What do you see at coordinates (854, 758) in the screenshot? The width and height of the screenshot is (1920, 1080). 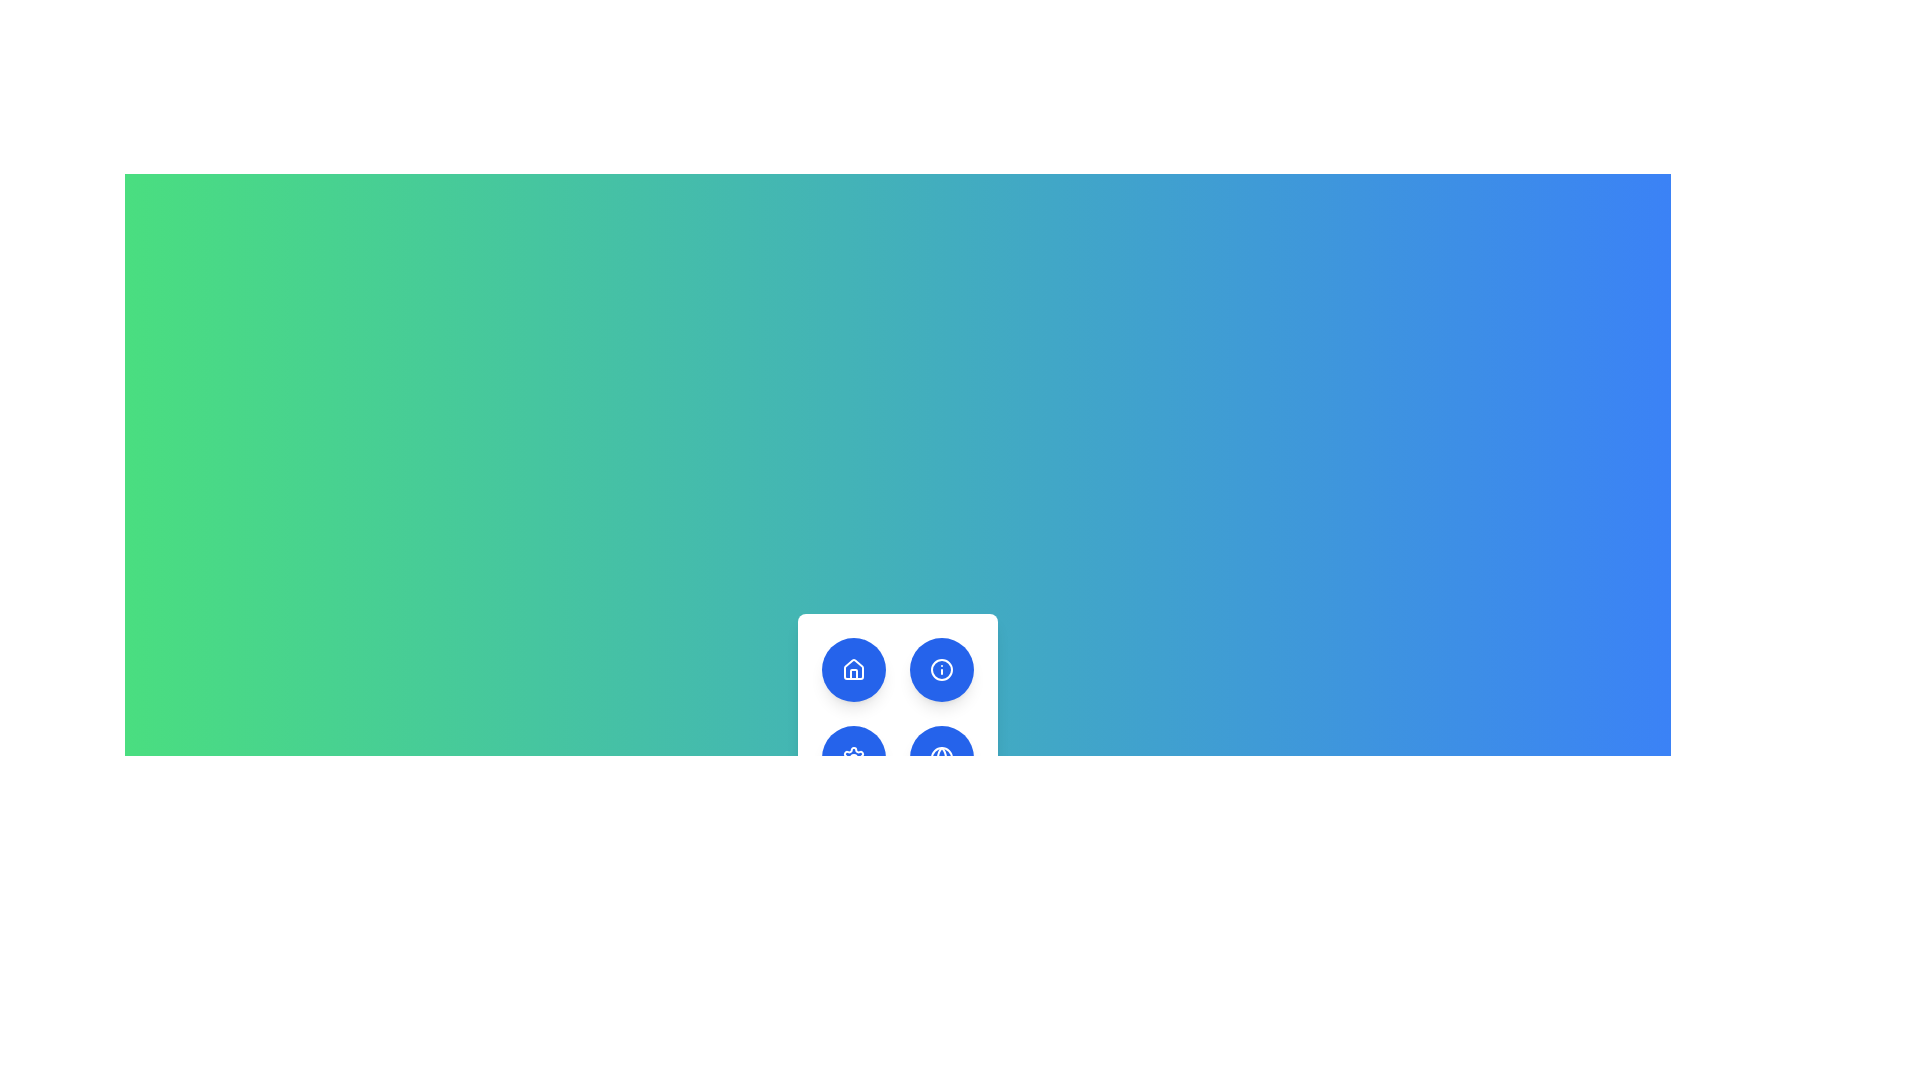 I see `the settings icon button located in the bottom row, first column of a grid of circular buttons for keyboard interaction` at bounding box center [854, 758].